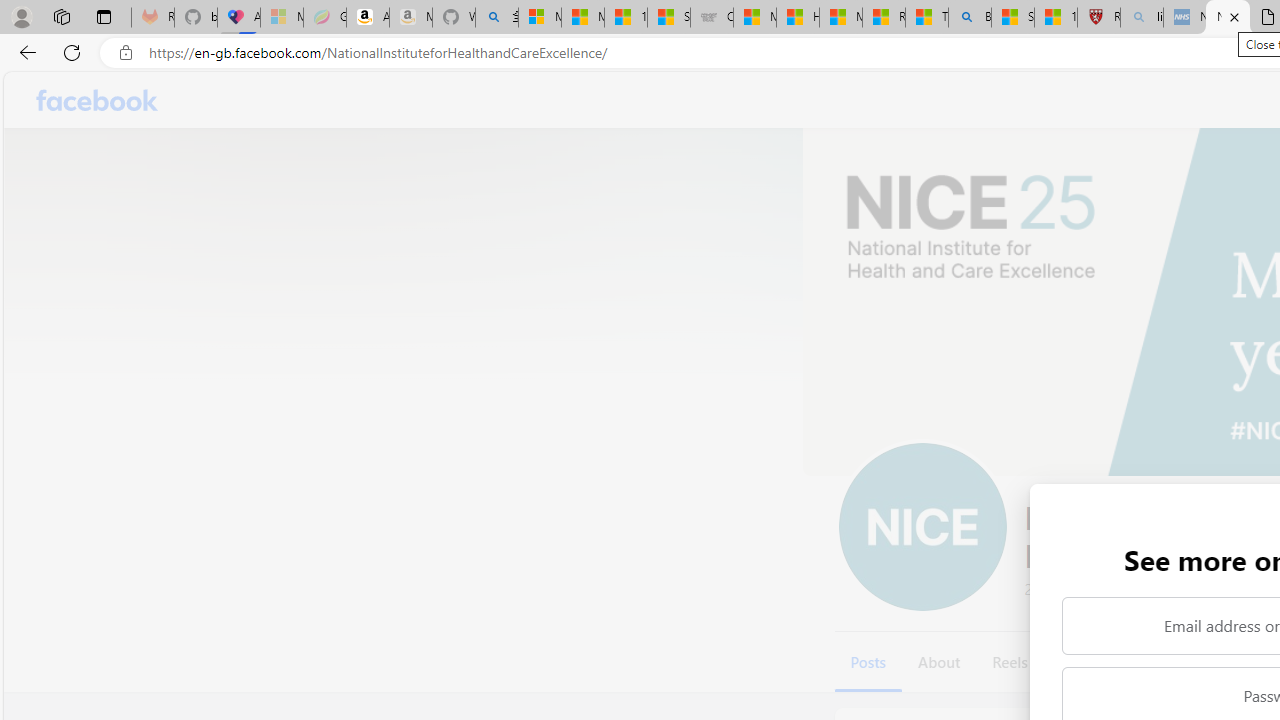  Describe the element at coordinates (281, 17) in the screenshot. I see `'Microsoft-Report a Concern to Bing - Sleeping'` at that location.